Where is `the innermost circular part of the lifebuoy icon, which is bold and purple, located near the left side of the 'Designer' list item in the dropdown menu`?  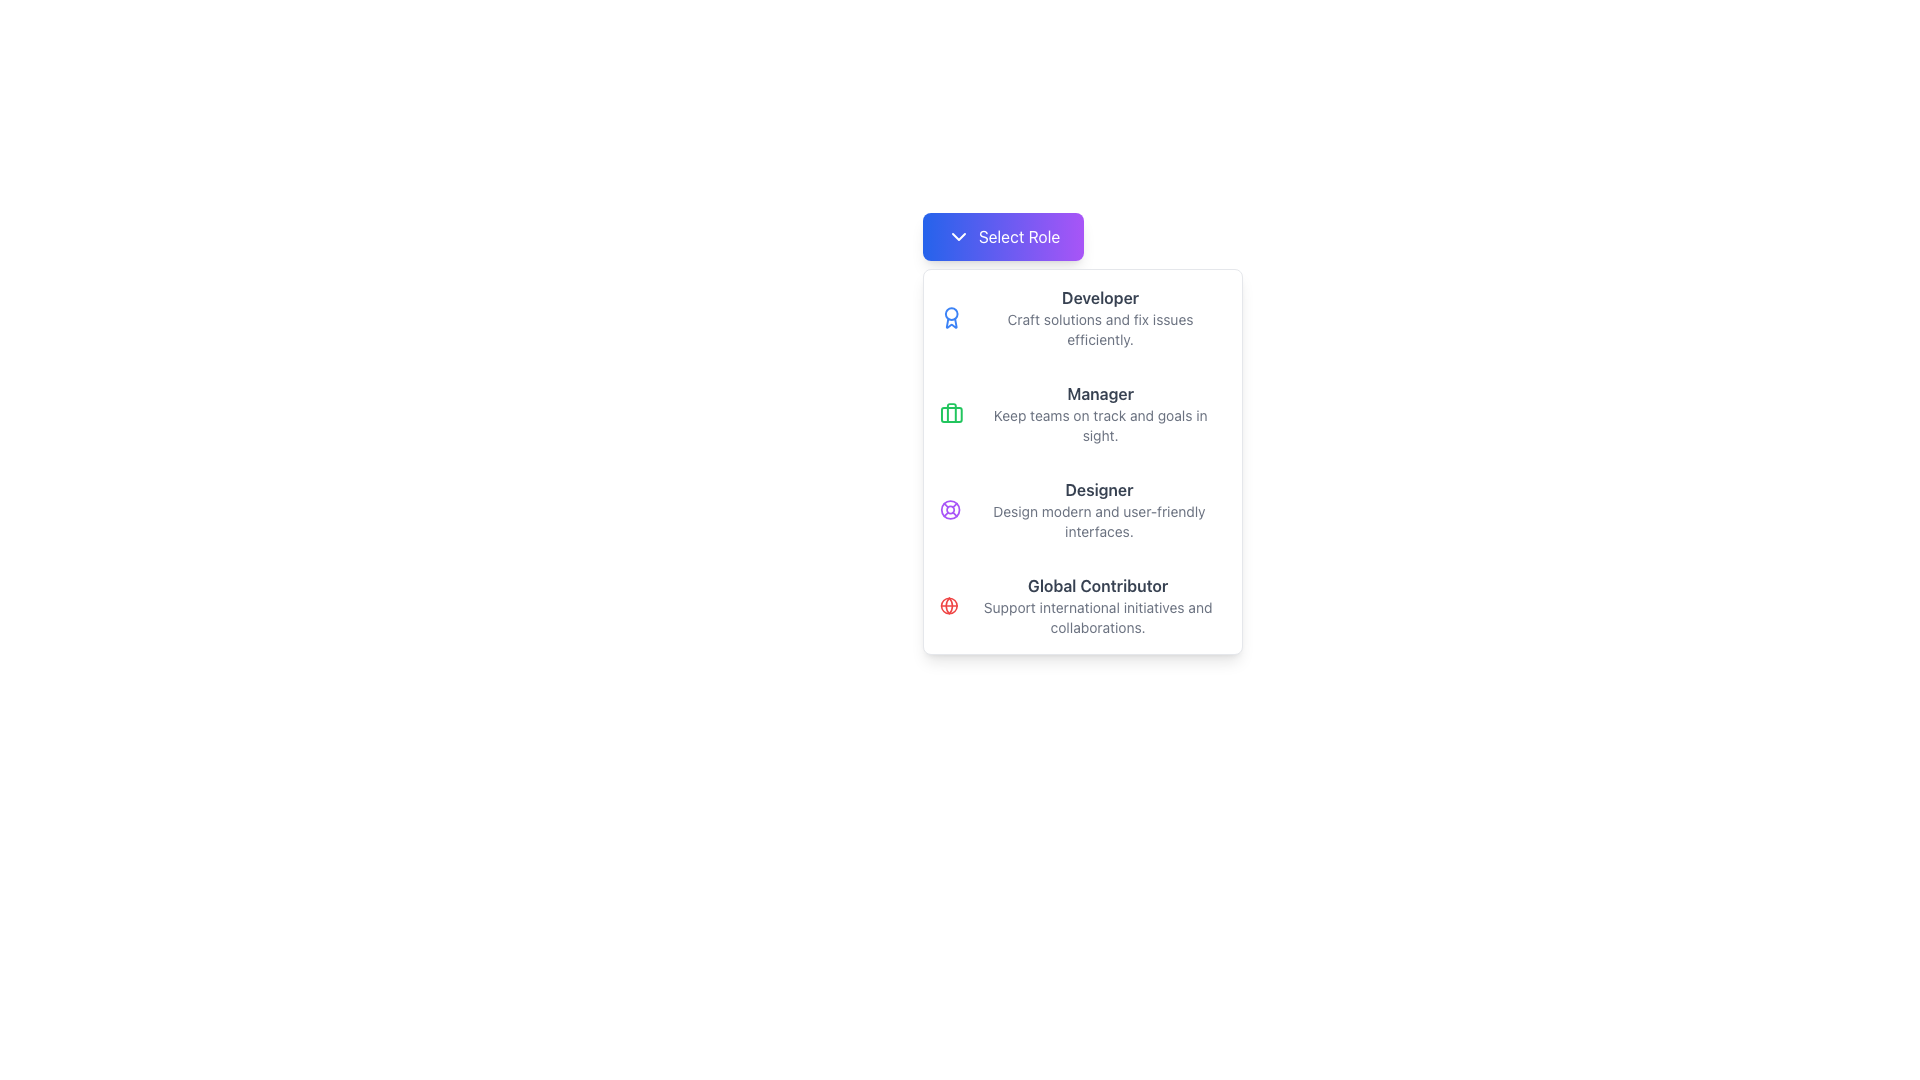
the innermost circular part of the lifebuoy icon, which is bold and purple, located near the left side of the 'Designer' list item in the dropdown menu is located at coordinates (949, 508).